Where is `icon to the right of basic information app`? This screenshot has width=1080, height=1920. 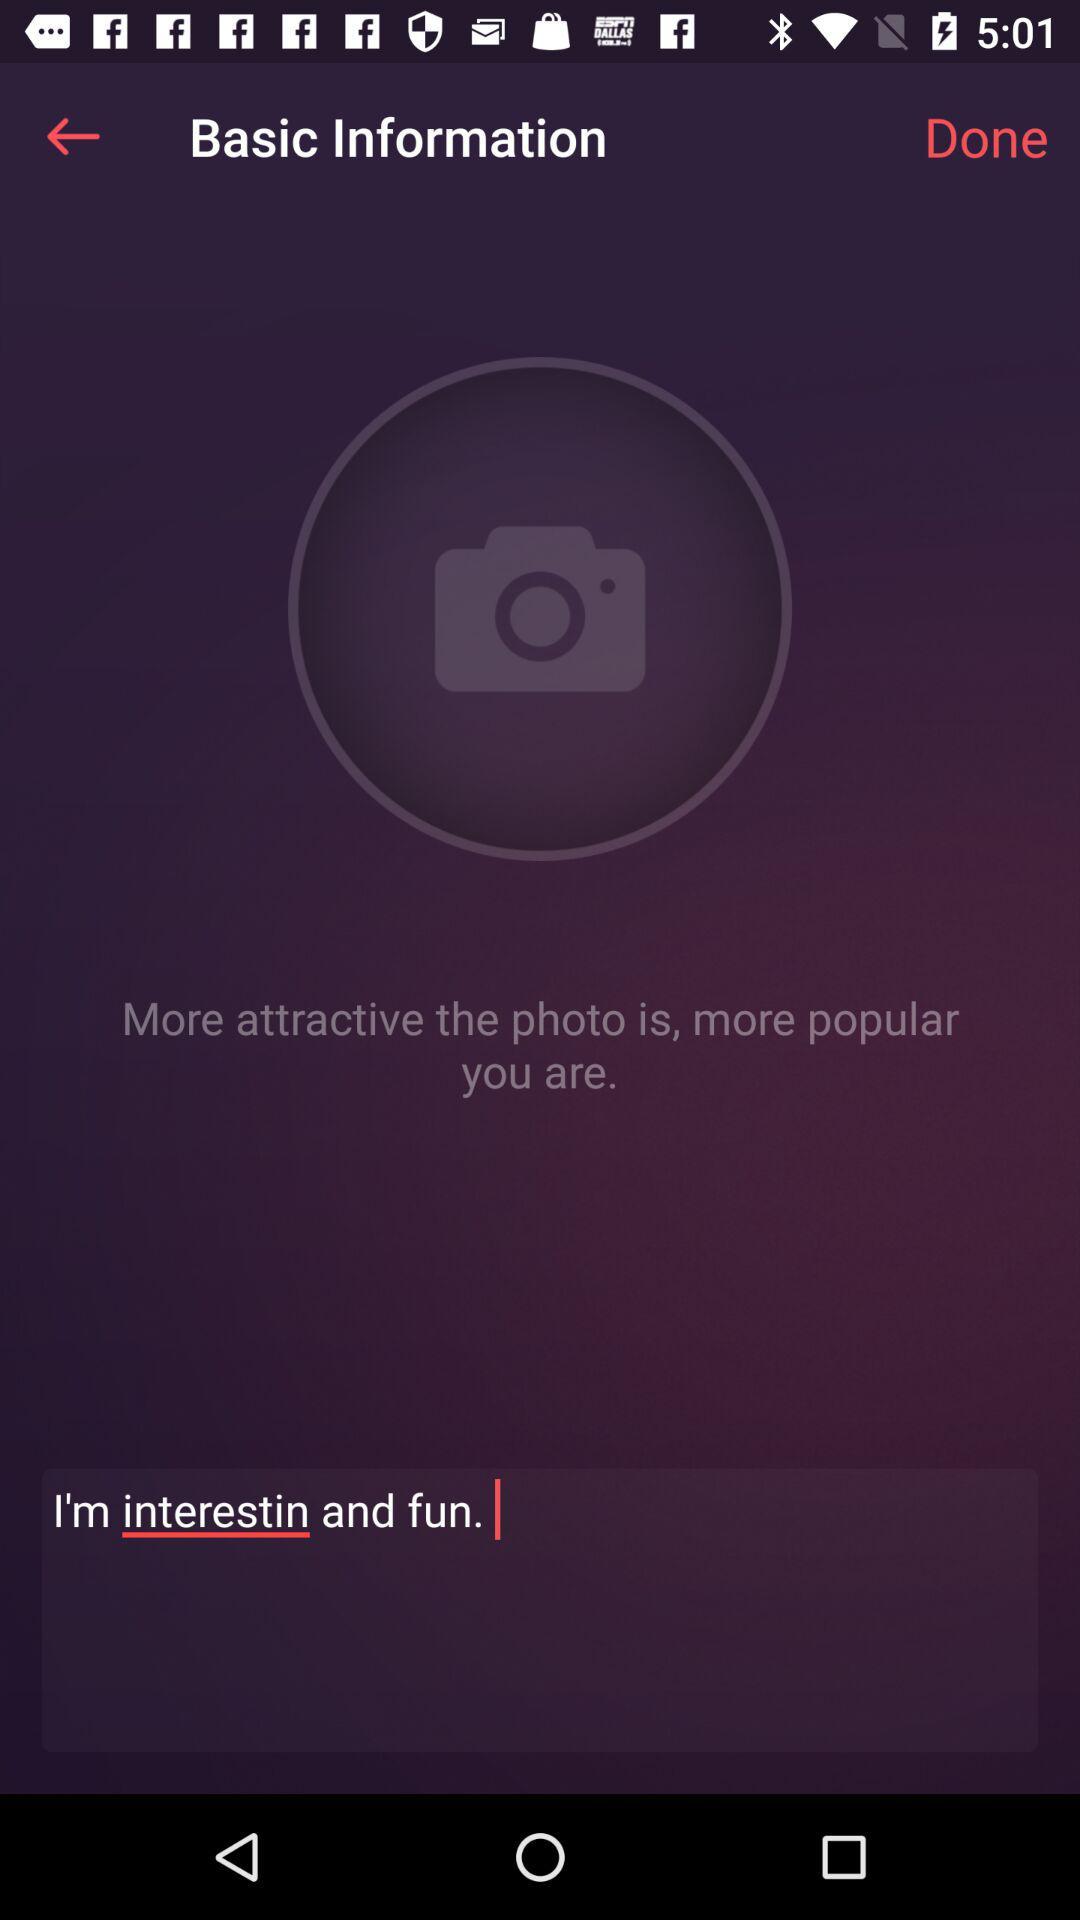
icon to the right of basic information app is located at coordinates (985, 135).